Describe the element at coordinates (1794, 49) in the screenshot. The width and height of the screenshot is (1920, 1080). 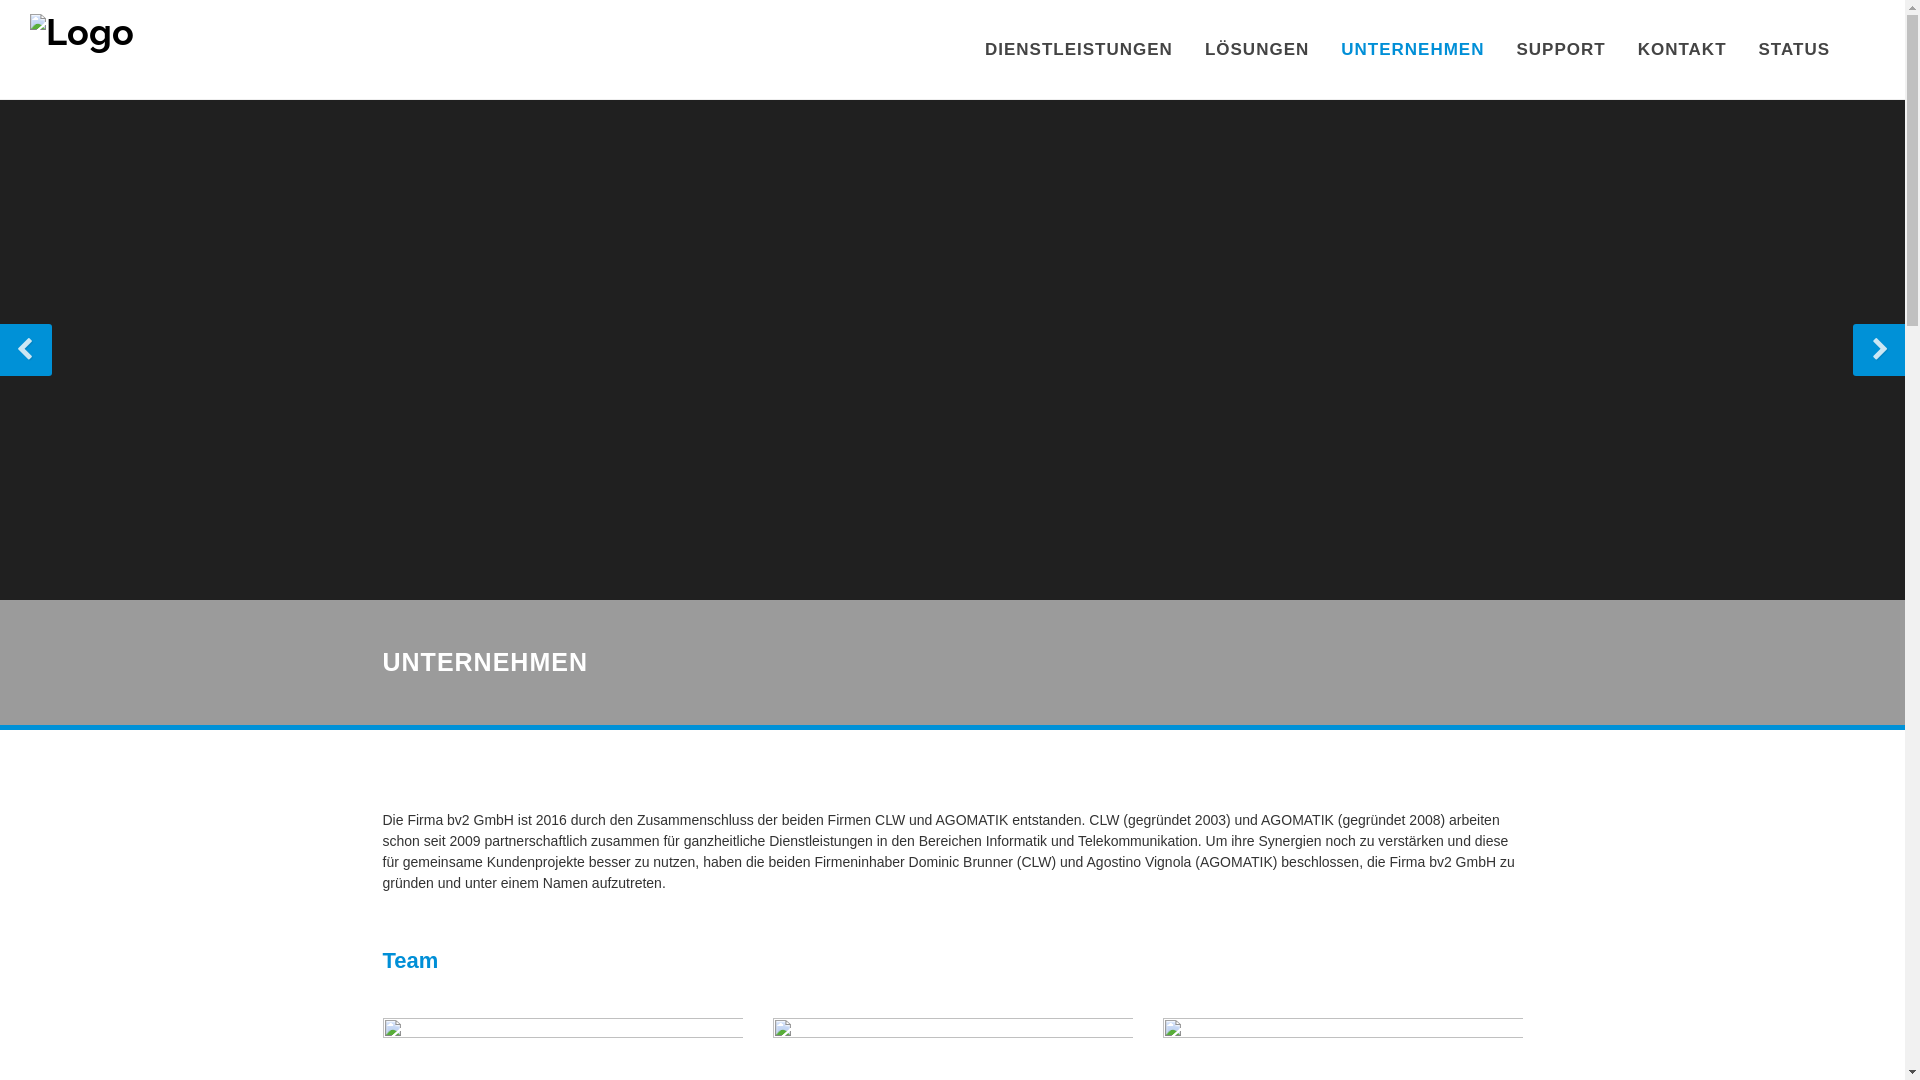
I see `'STATUS'` at that location.